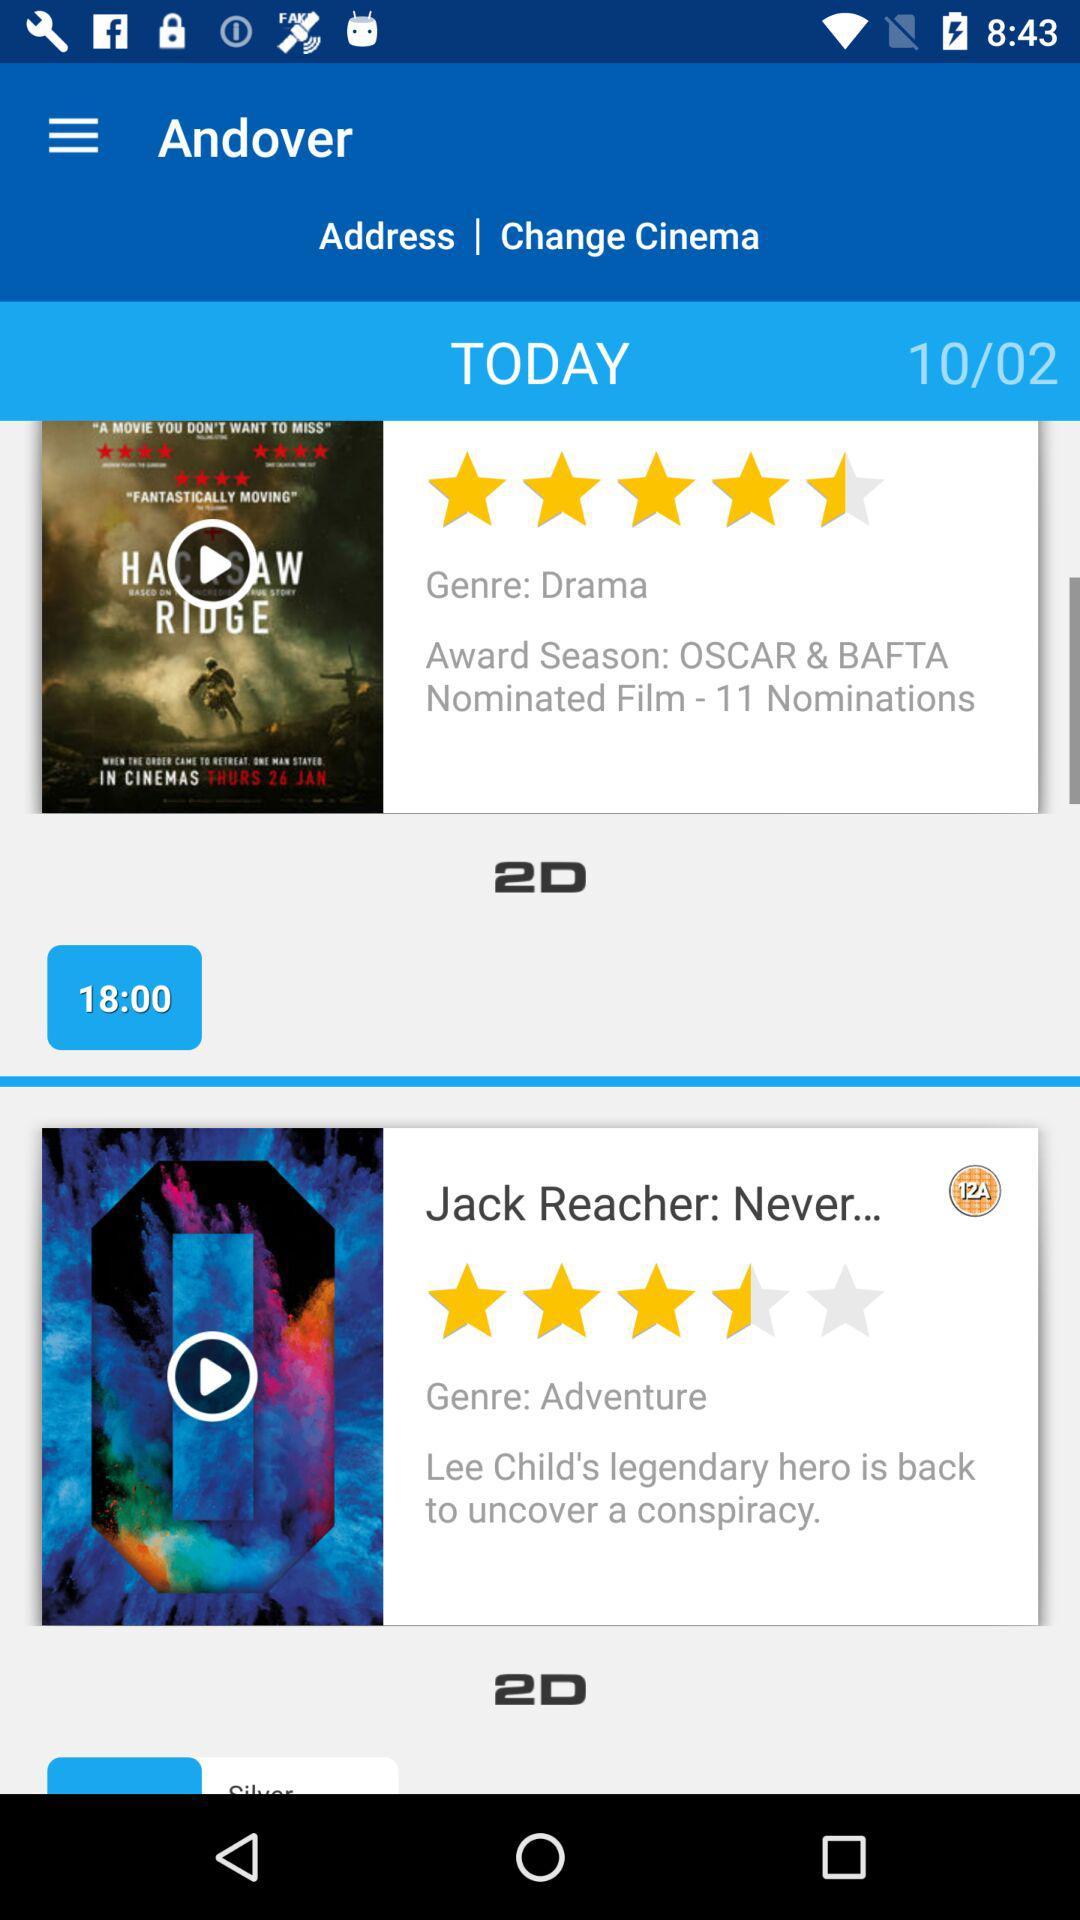  Describe the element at coordinates (974, 1190) in the screenshot. I see `the item next to the jack reacher never item` at that location.